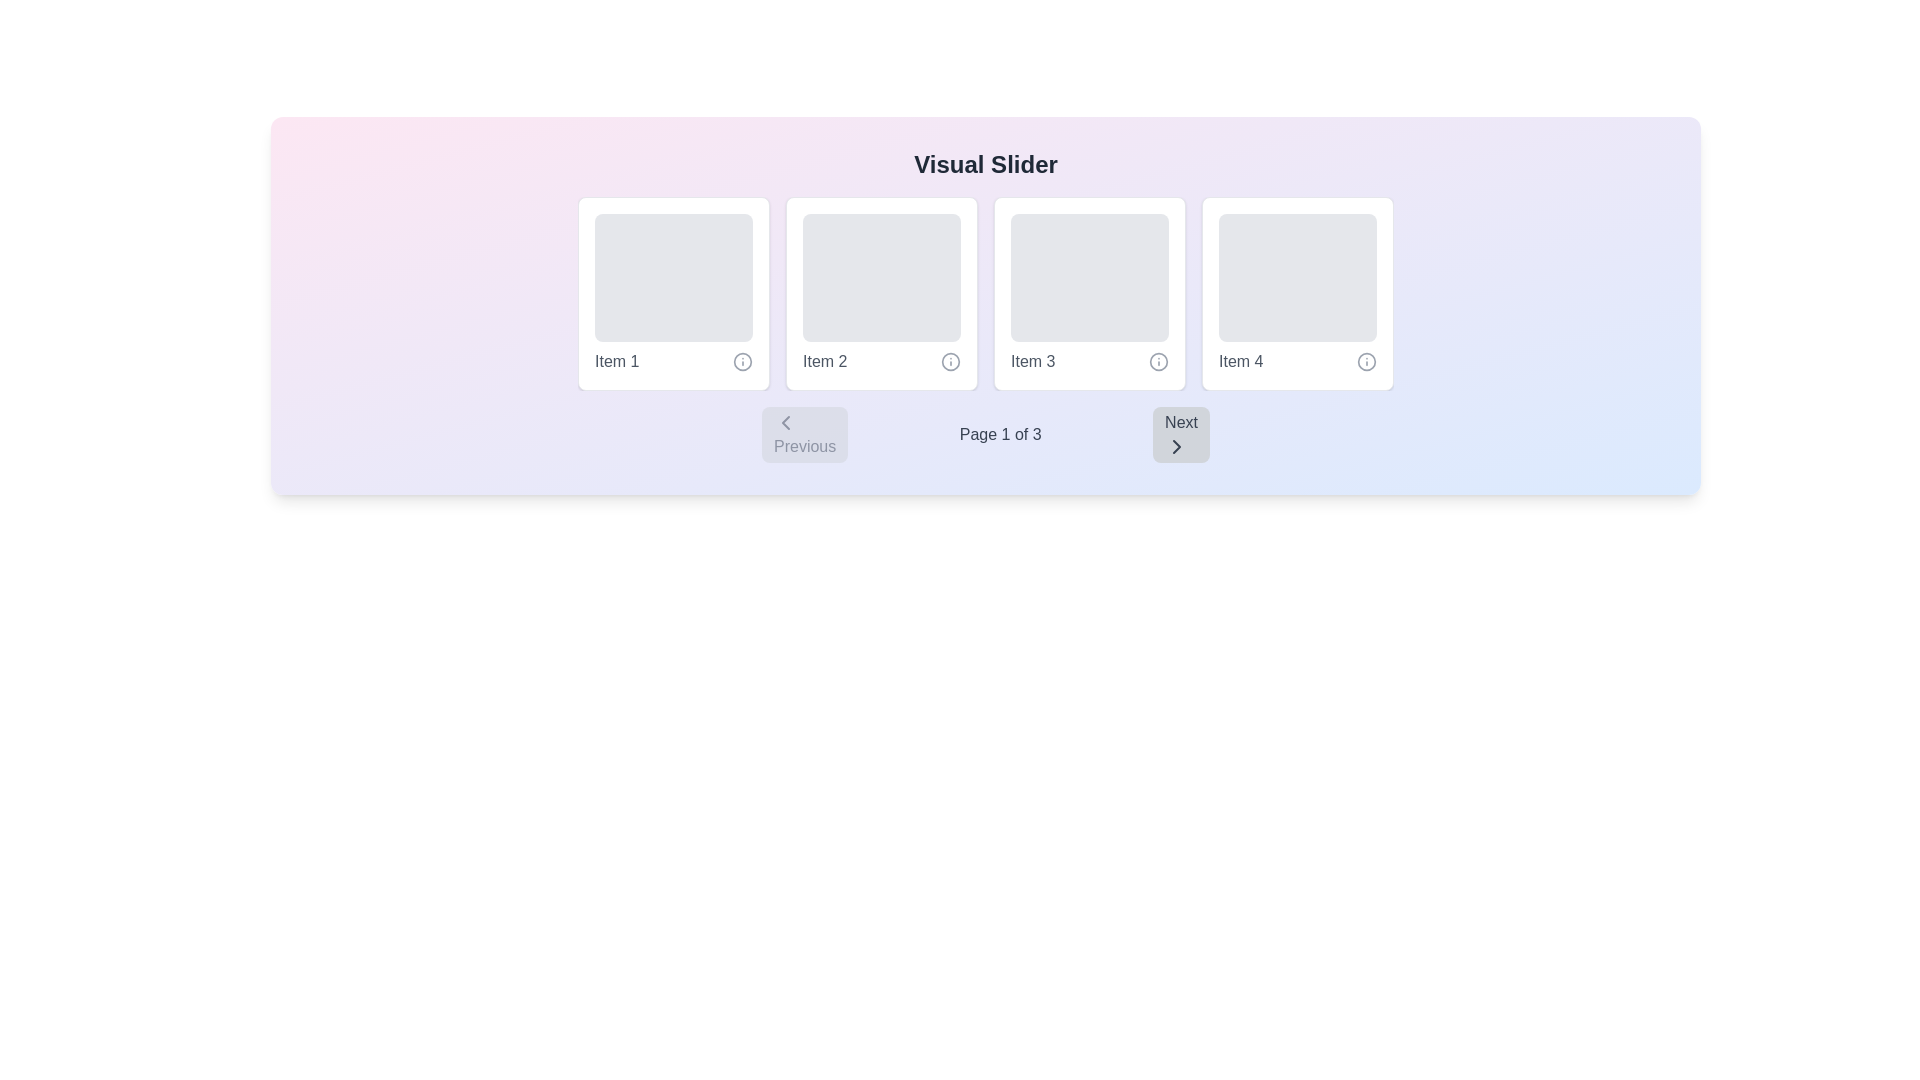 This screenshot has height=1080, width=1920. What do you see at coordinates (1033, 362) in the screenshot?
I see `the text label representing the item's name or title located within the third card, directly beneath the image placeholder` at bounding box center [1033, 362].